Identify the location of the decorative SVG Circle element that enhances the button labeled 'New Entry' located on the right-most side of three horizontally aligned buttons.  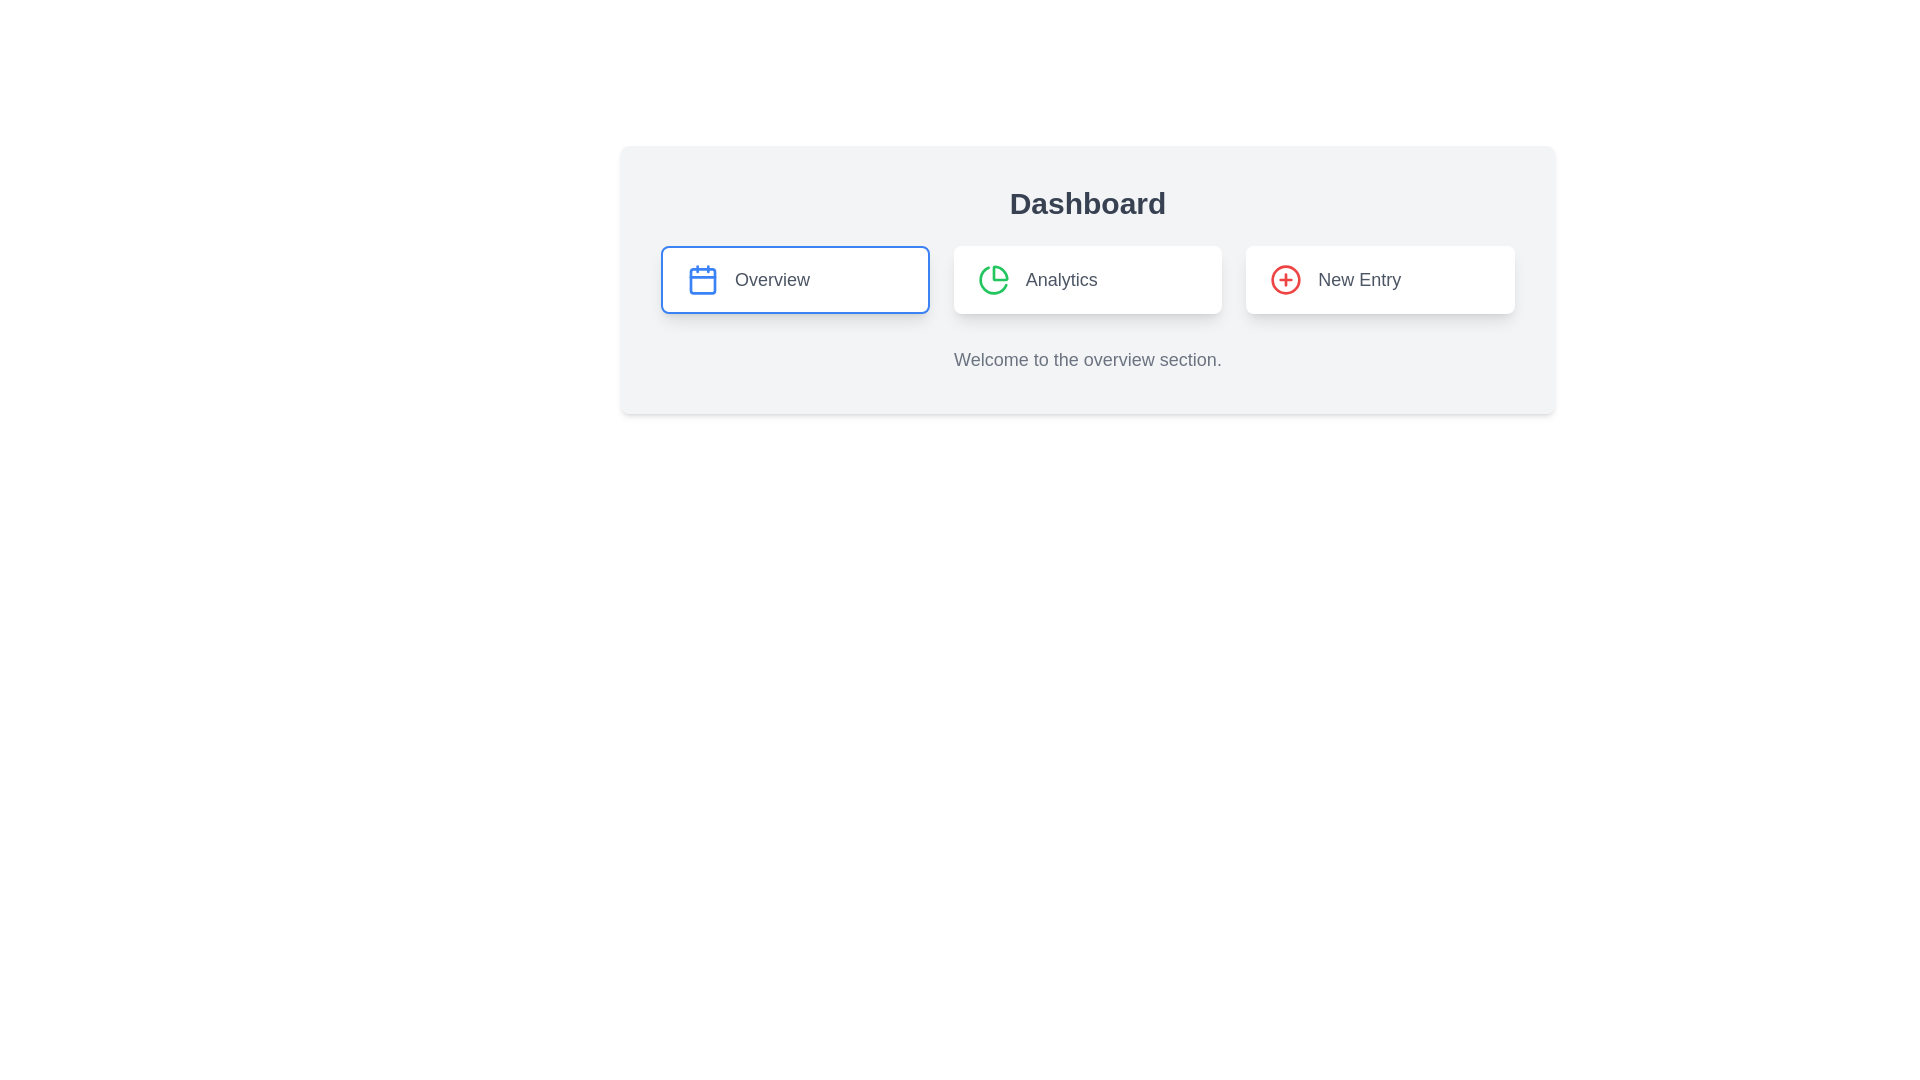
(1286, 280).